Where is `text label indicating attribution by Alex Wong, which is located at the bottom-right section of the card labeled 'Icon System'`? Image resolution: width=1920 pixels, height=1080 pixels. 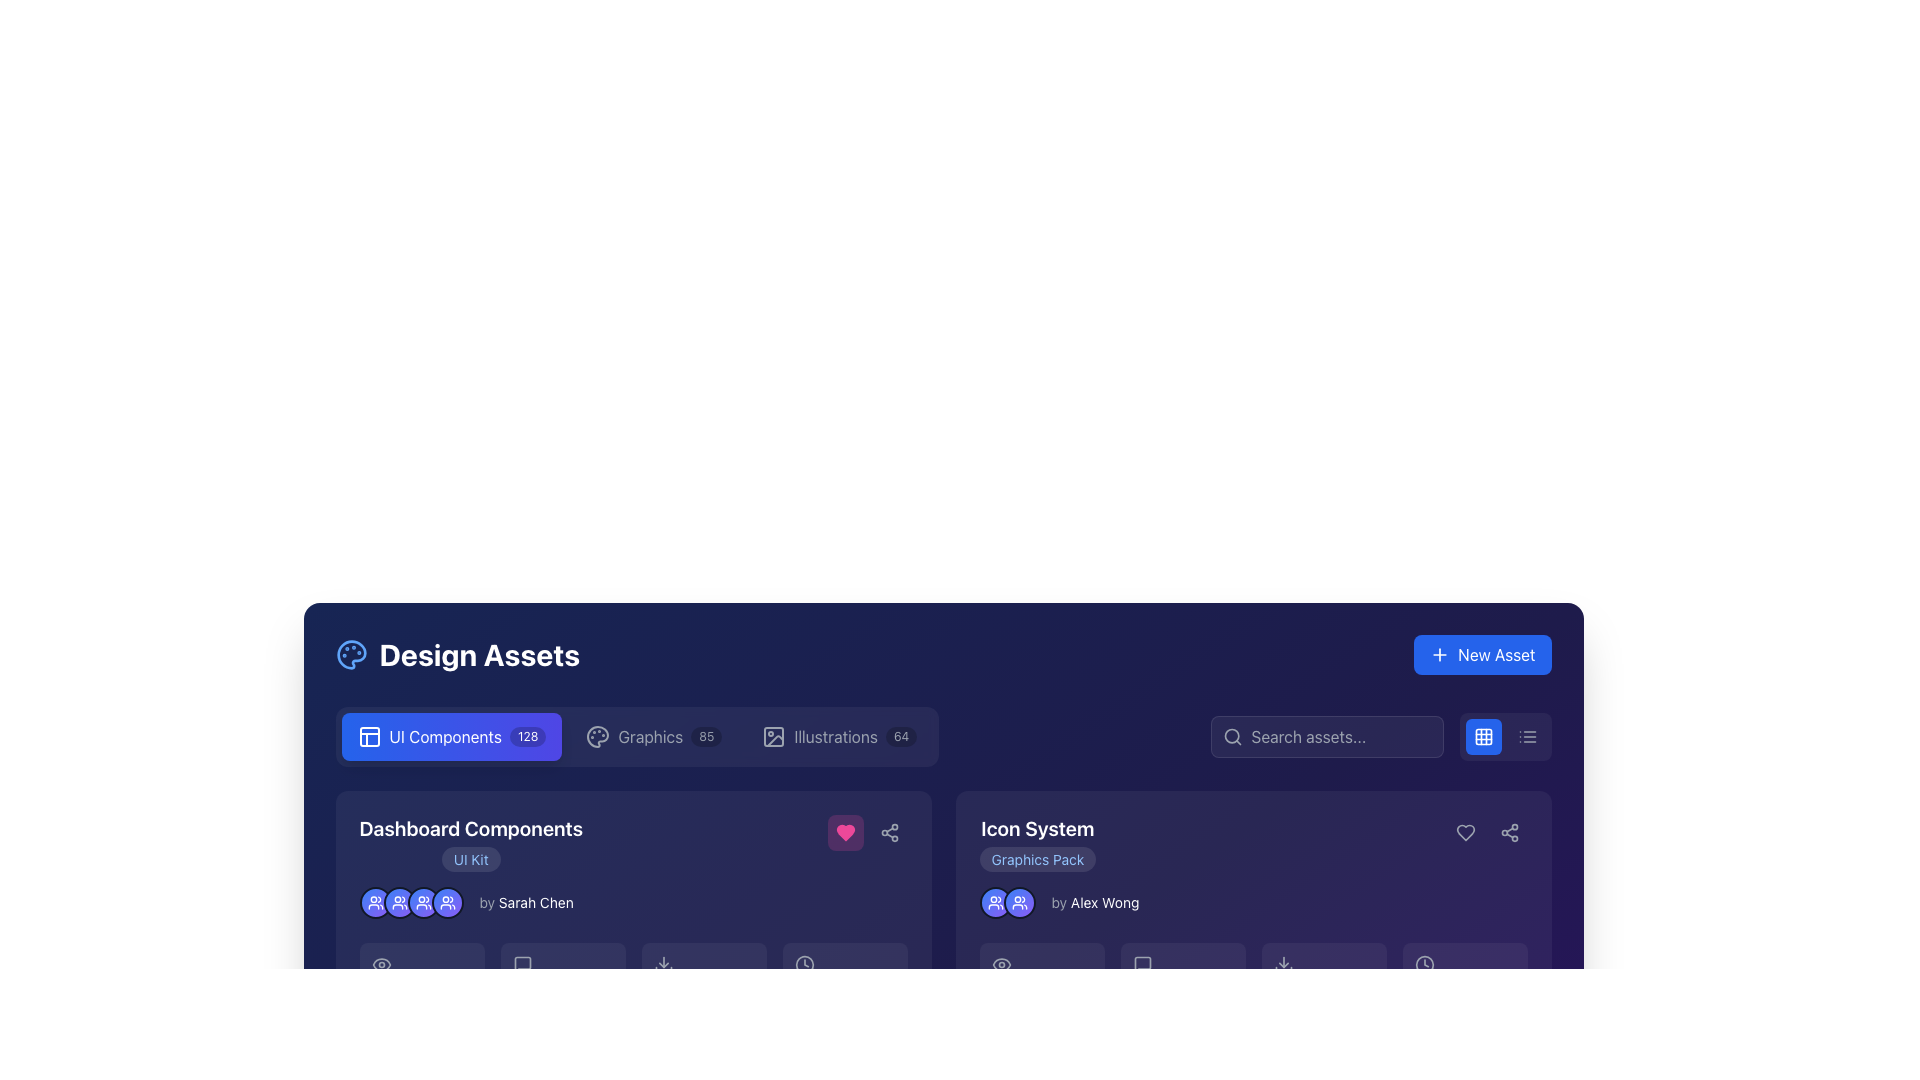
text label indicating attribution by Alex Wong, which is located at the bottom-right section of the card labeled 'Icon System' is located at coordinates (1104, 902).